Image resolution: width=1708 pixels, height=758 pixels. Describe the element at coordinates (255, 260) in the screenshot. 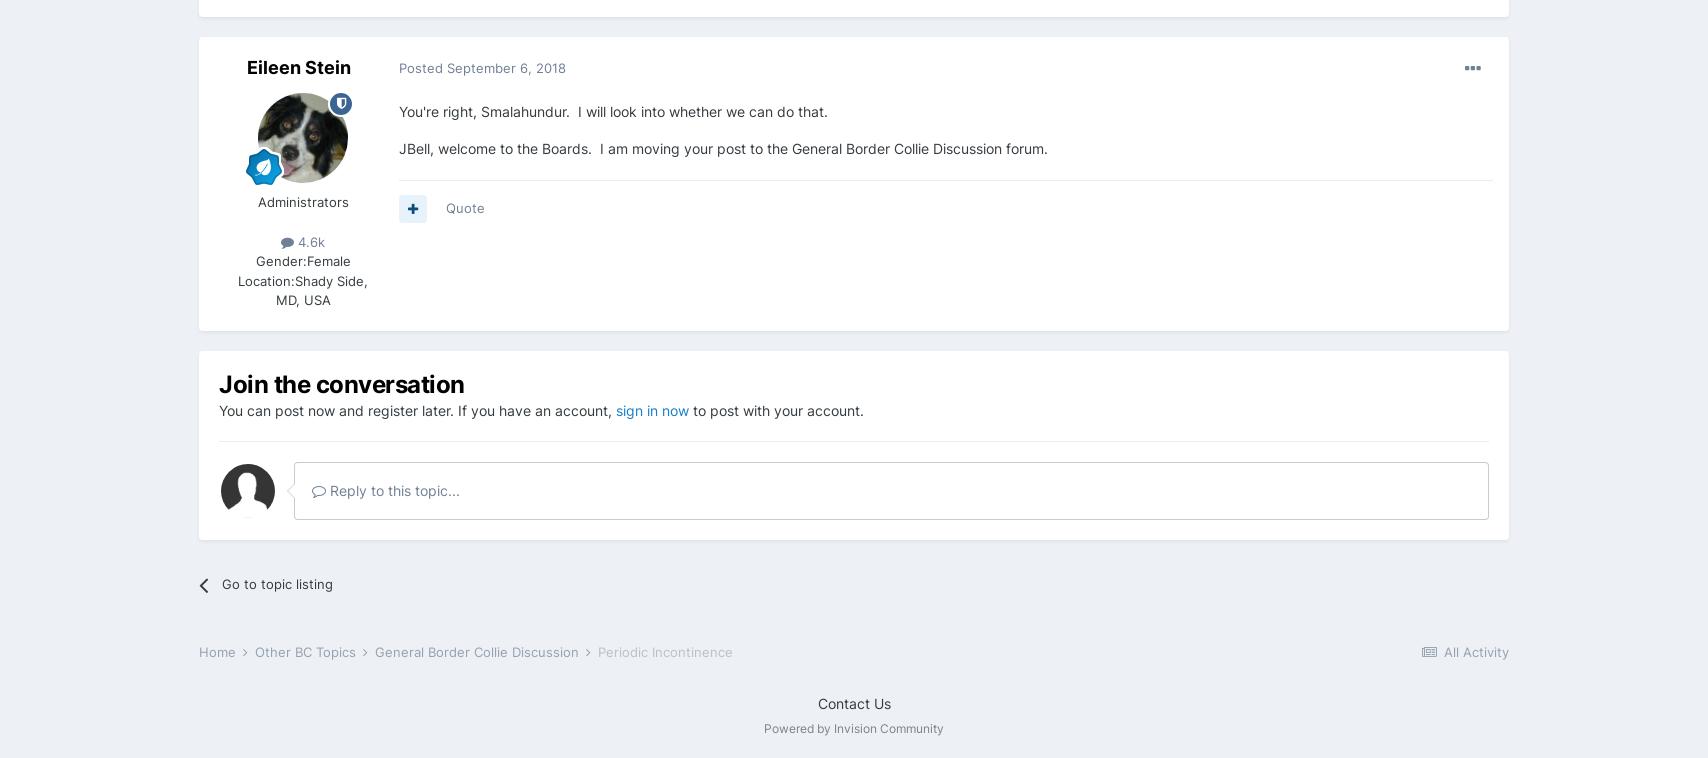

I see `'Gender:'` at that location.